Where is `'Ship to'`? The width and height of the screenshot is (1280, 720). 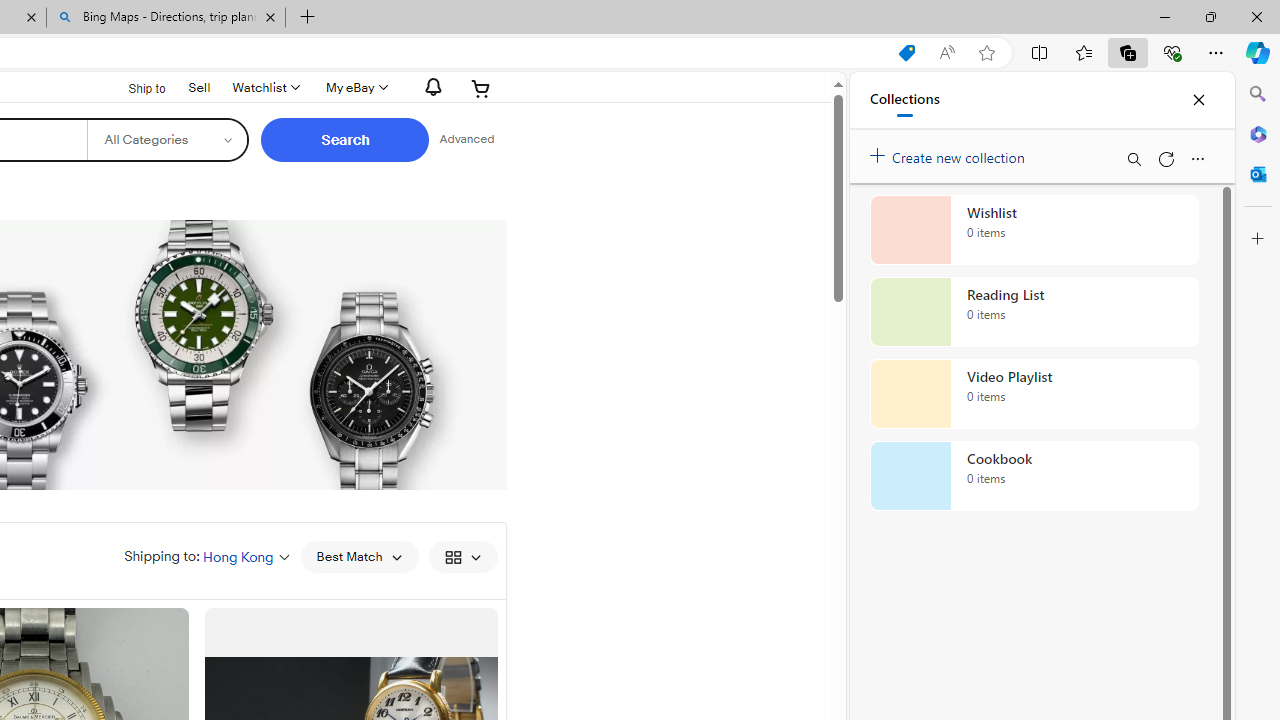
'Ship to' is located at coordinates (133, 88).